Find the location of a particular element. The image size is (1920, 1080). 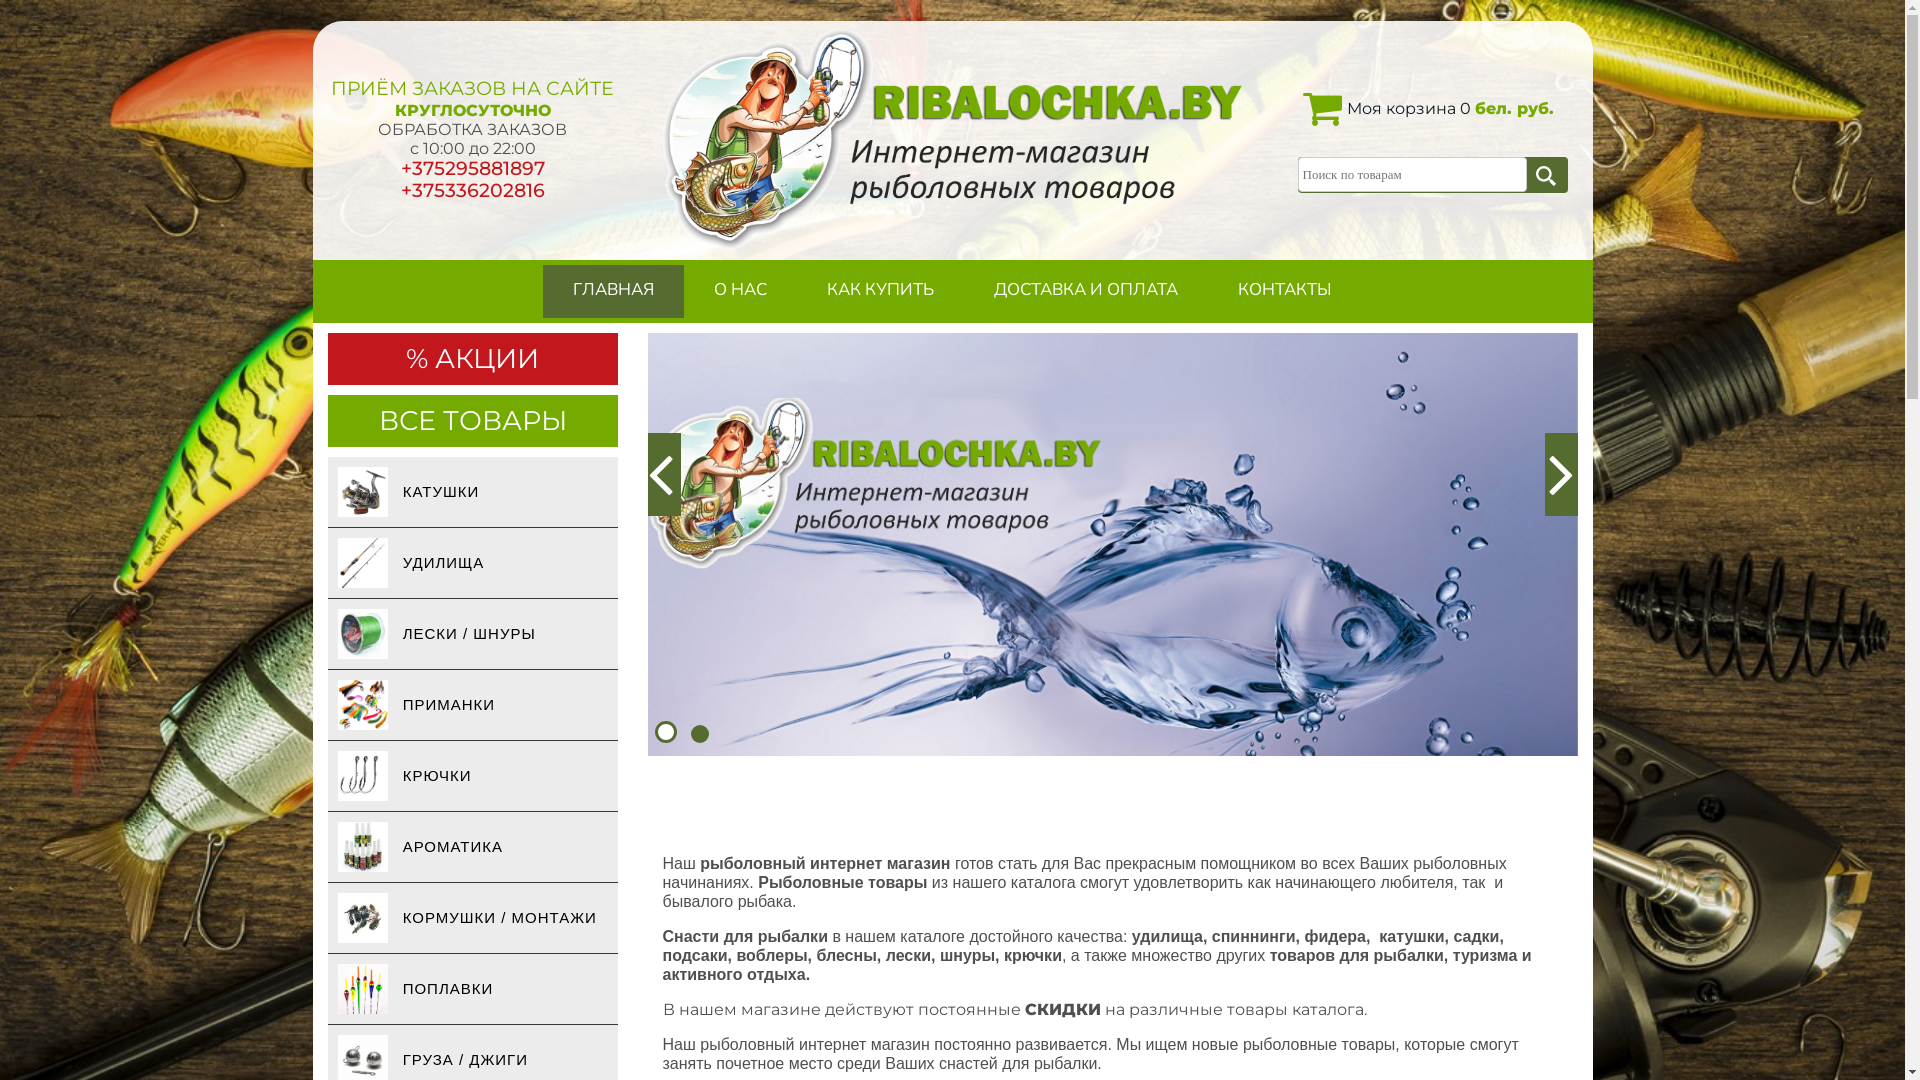

'+375336202816' is located at coordinates (470, 190).